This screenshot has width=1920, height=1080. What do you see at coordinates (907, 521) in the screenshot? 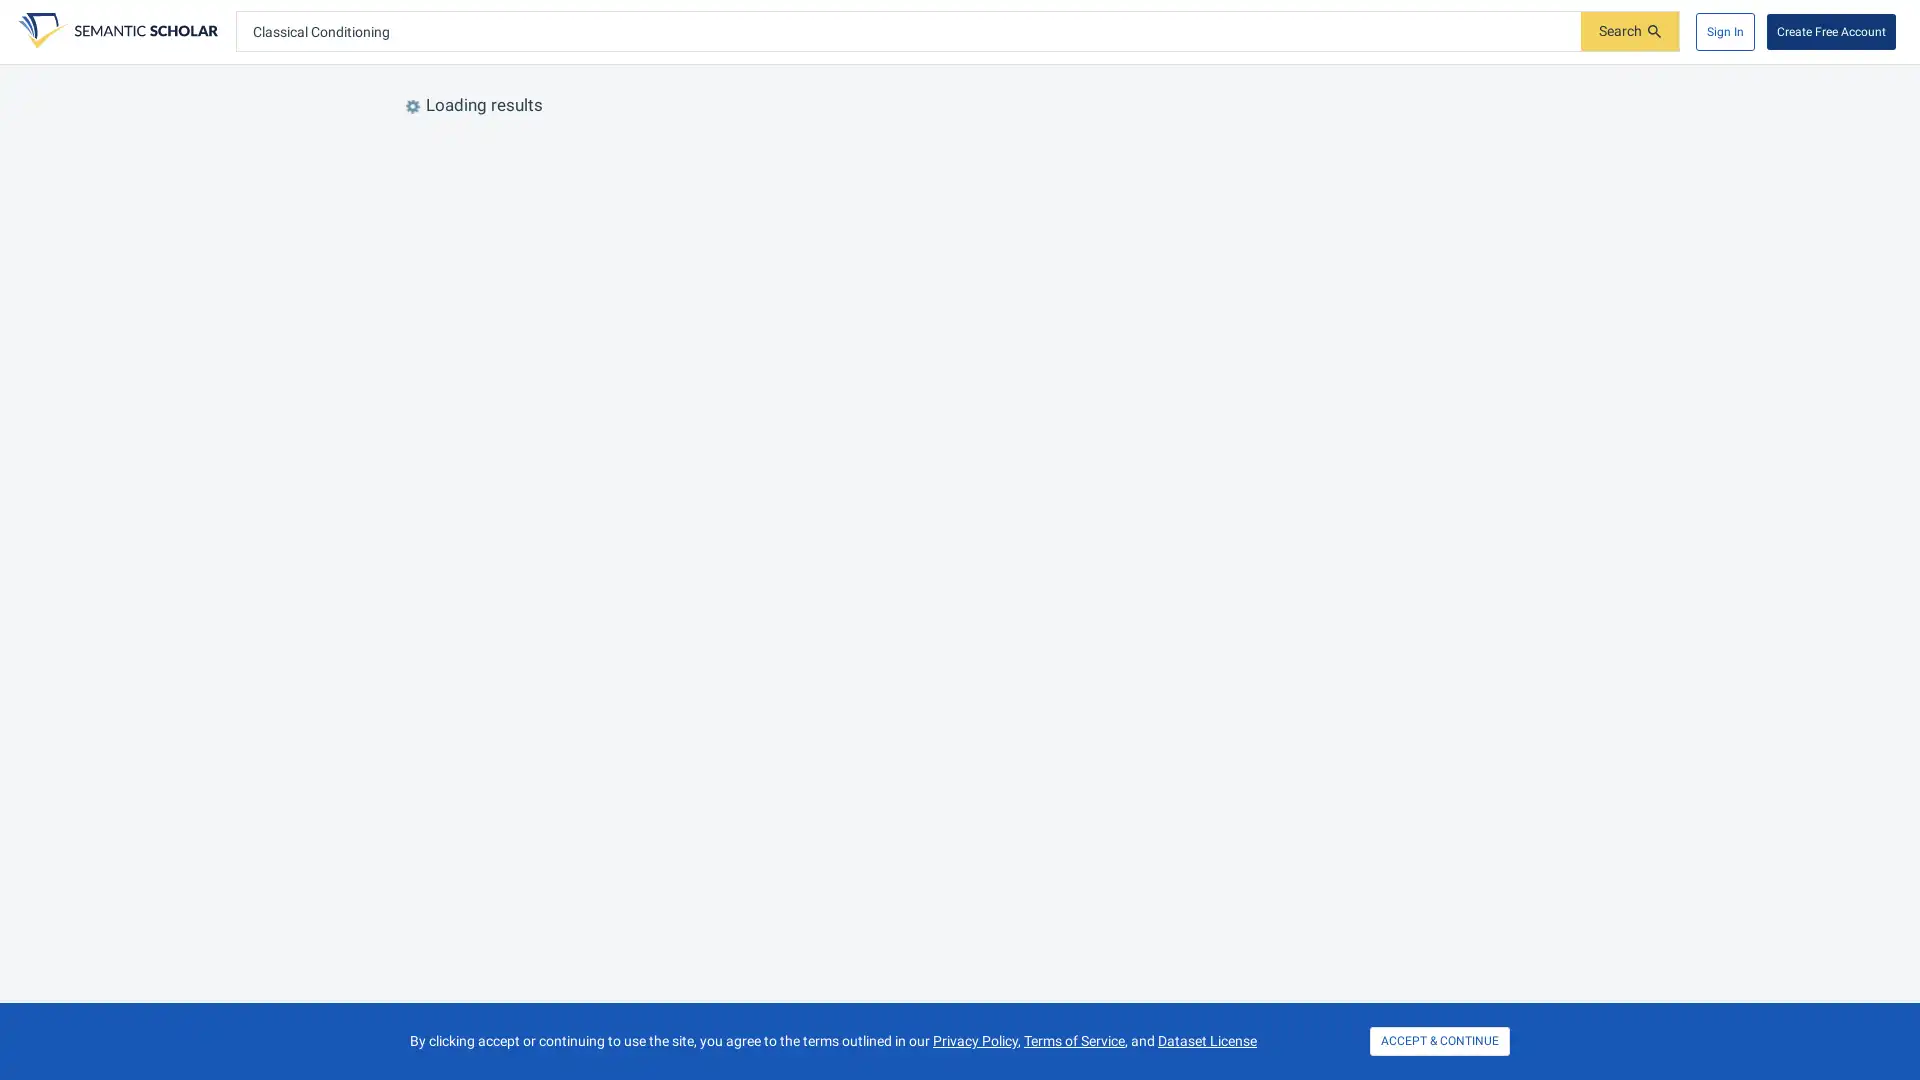
I see `Expand truncated text` at bounding box center [907, 521].